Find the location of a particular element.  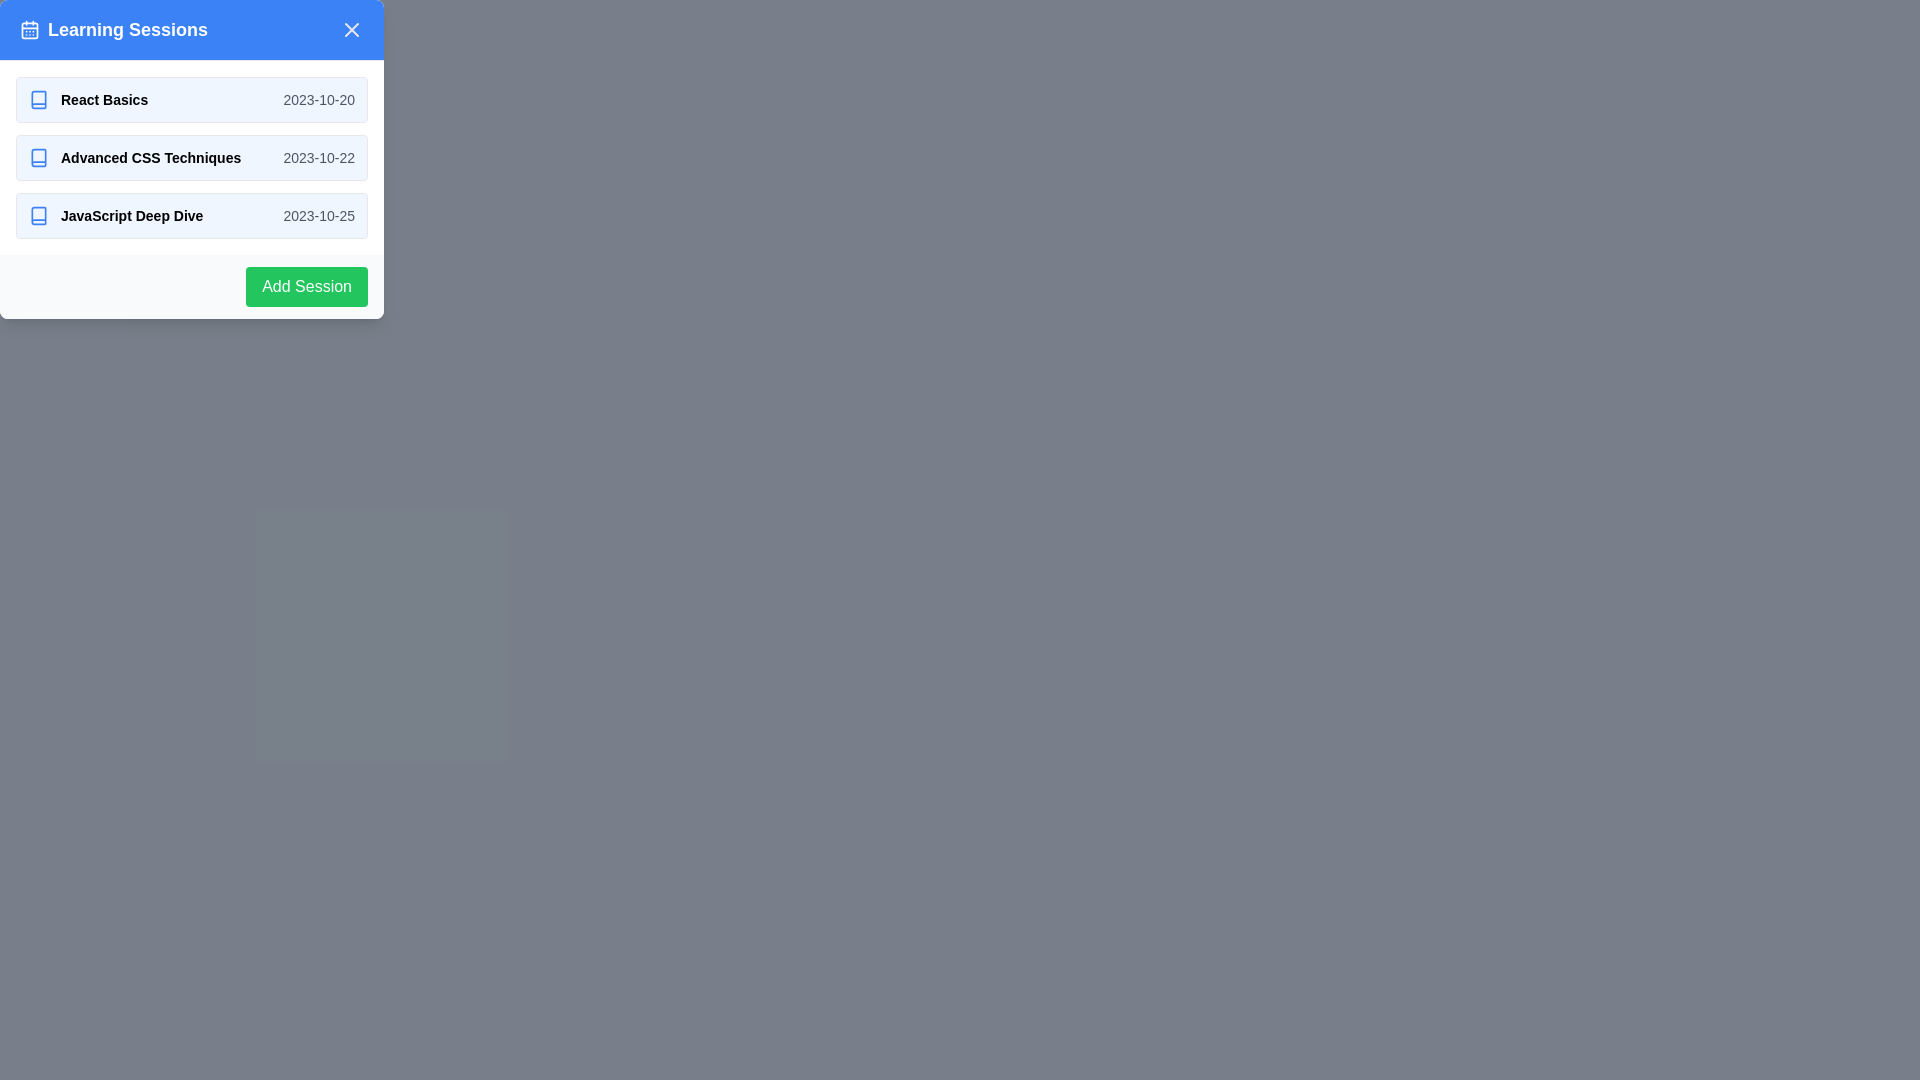

the close button located in the top-right corner of the 'Learning Sessions' header is located at coordinates (351, 30).